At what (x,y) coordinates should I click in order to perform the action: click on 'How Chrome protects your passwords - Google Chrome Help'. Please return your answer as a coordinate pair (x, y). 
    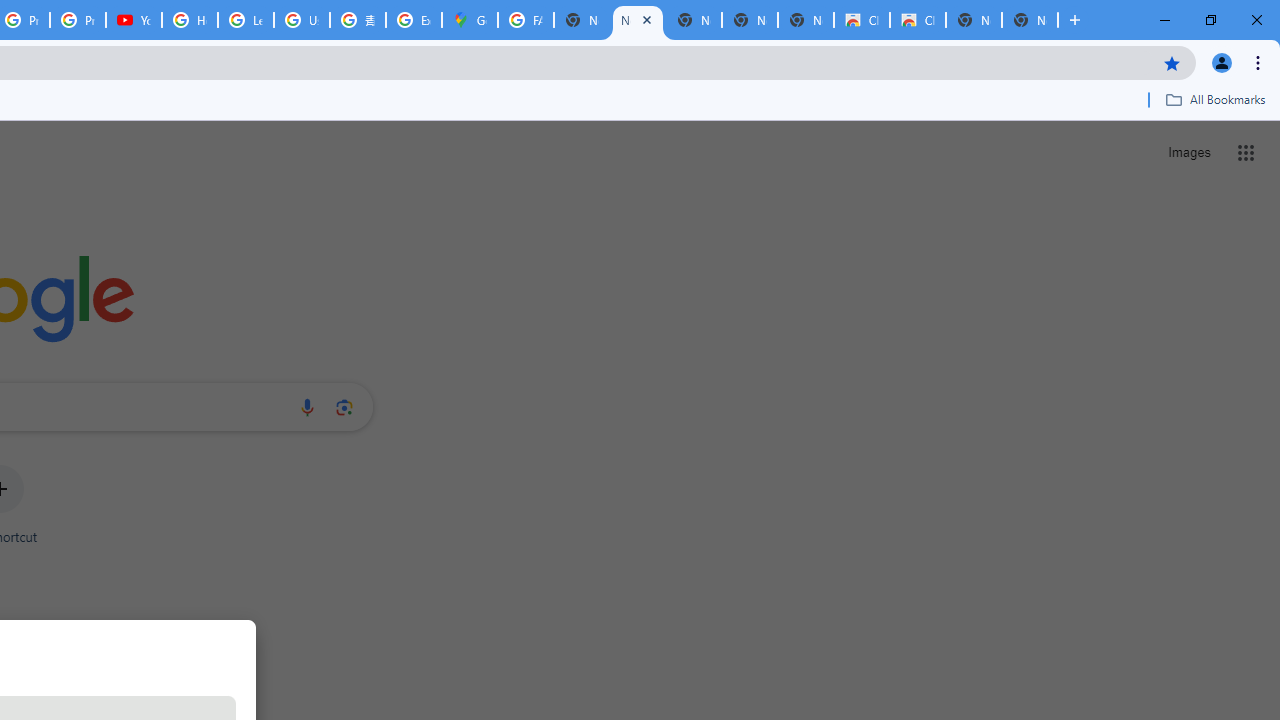
    Looking at the image, I should click on (190, 20).